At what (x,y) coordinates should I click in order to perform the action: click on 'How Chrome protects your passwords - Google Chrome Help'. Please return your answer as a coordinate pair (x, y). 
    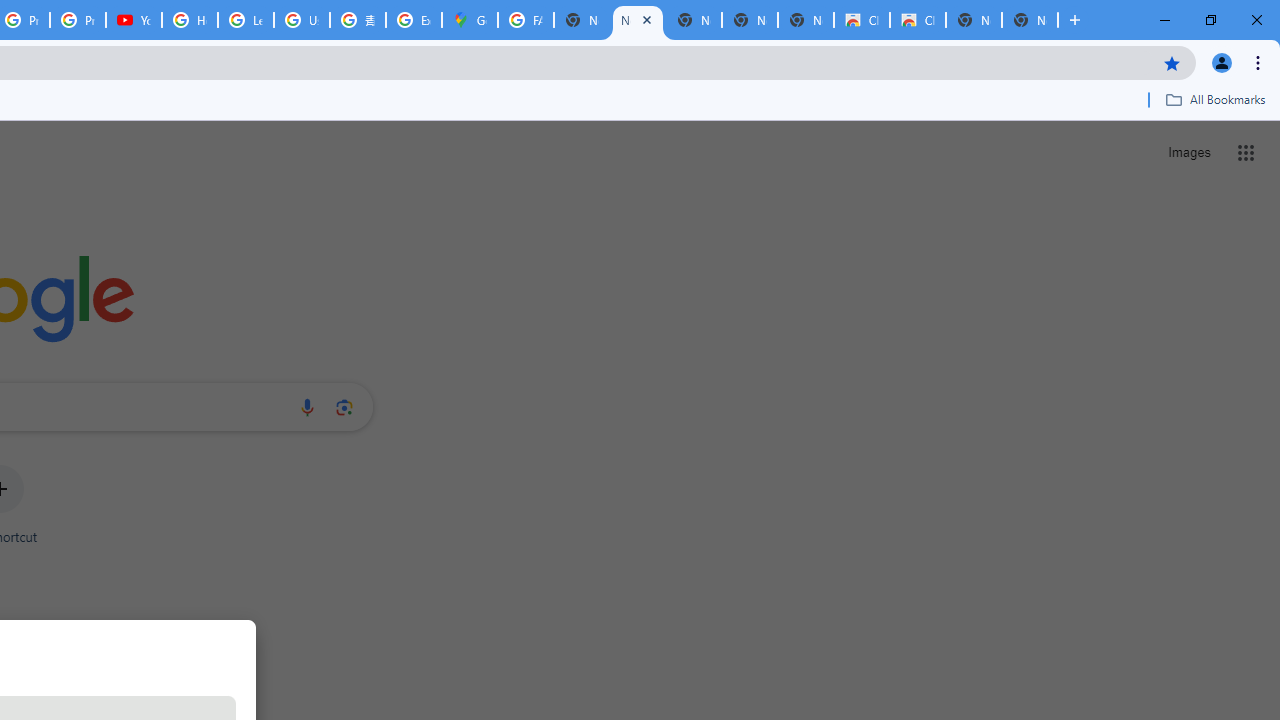
    Looking at the image, I should click on (190, 20).